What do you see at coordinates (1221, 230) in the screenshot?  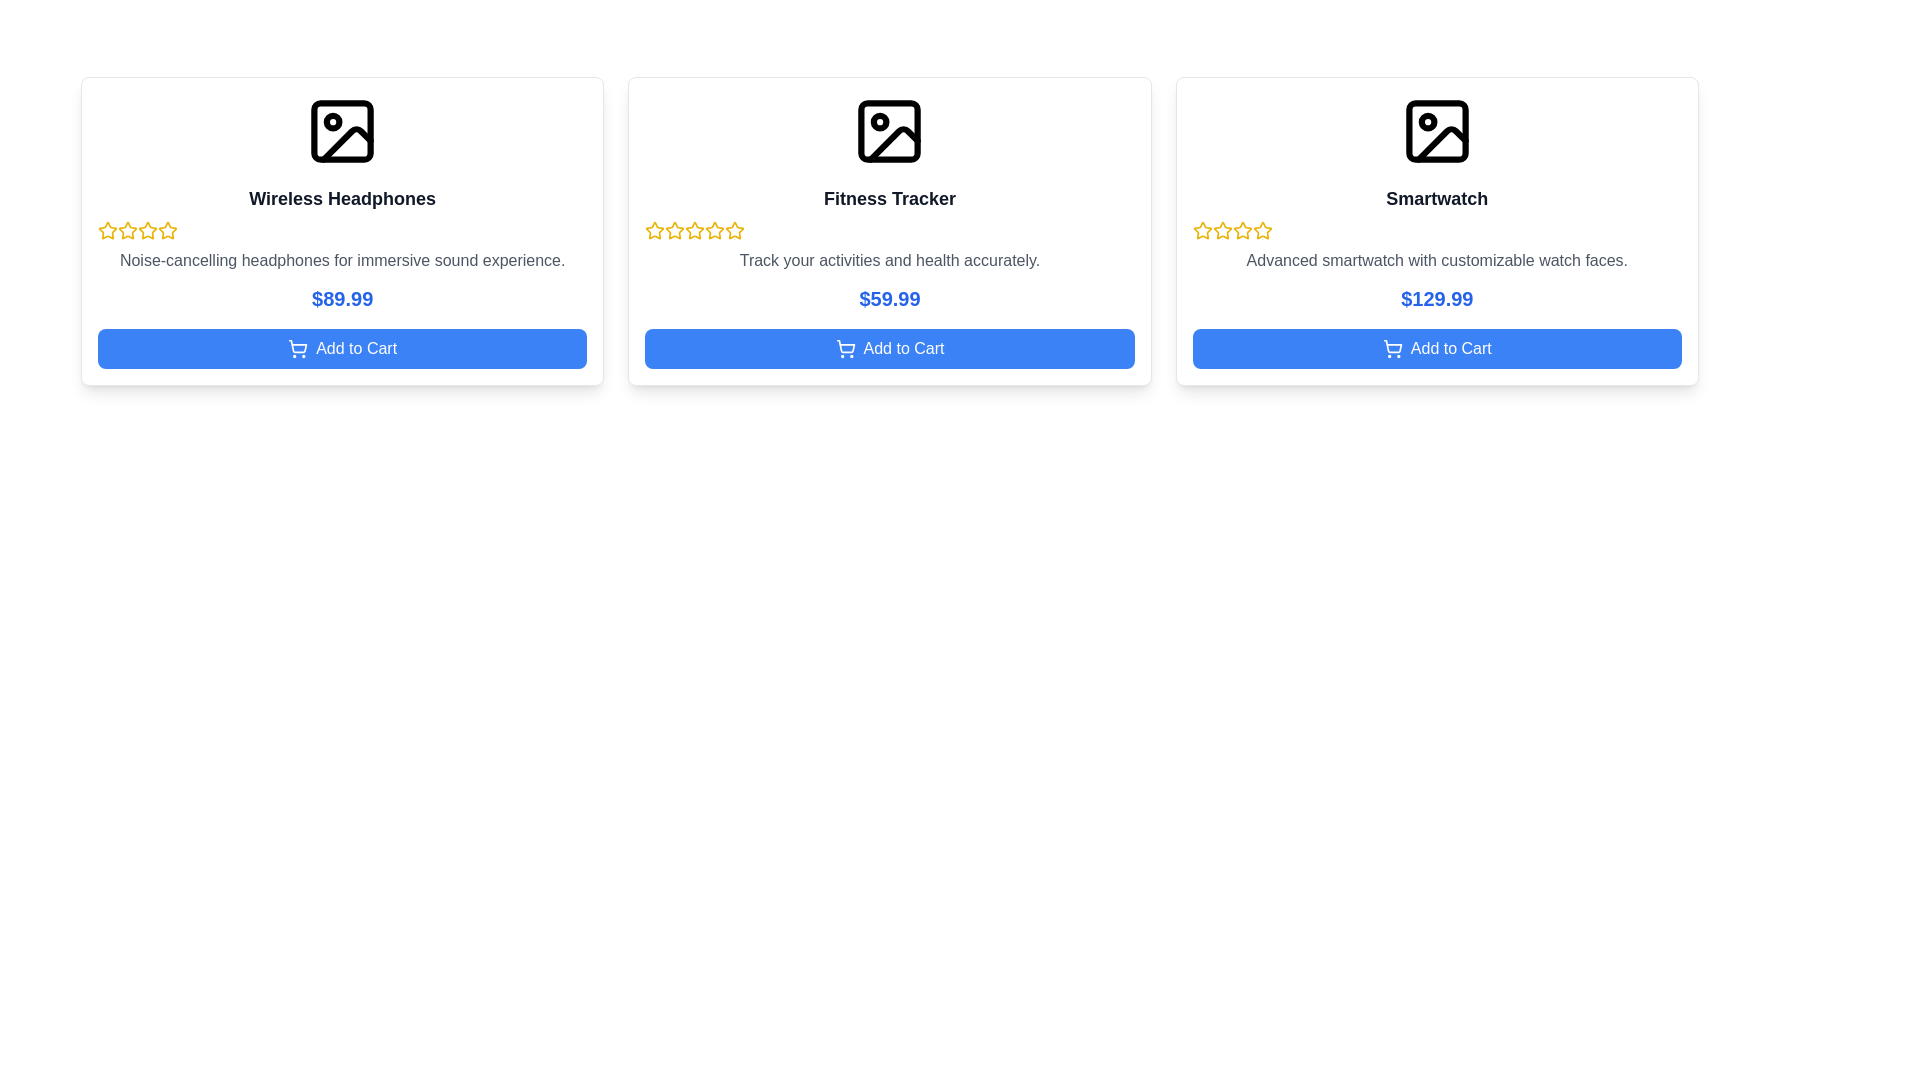 I see `the third star icon in the five-star rating system for the Smartwatch product card` at bounding box center [1221, 230].